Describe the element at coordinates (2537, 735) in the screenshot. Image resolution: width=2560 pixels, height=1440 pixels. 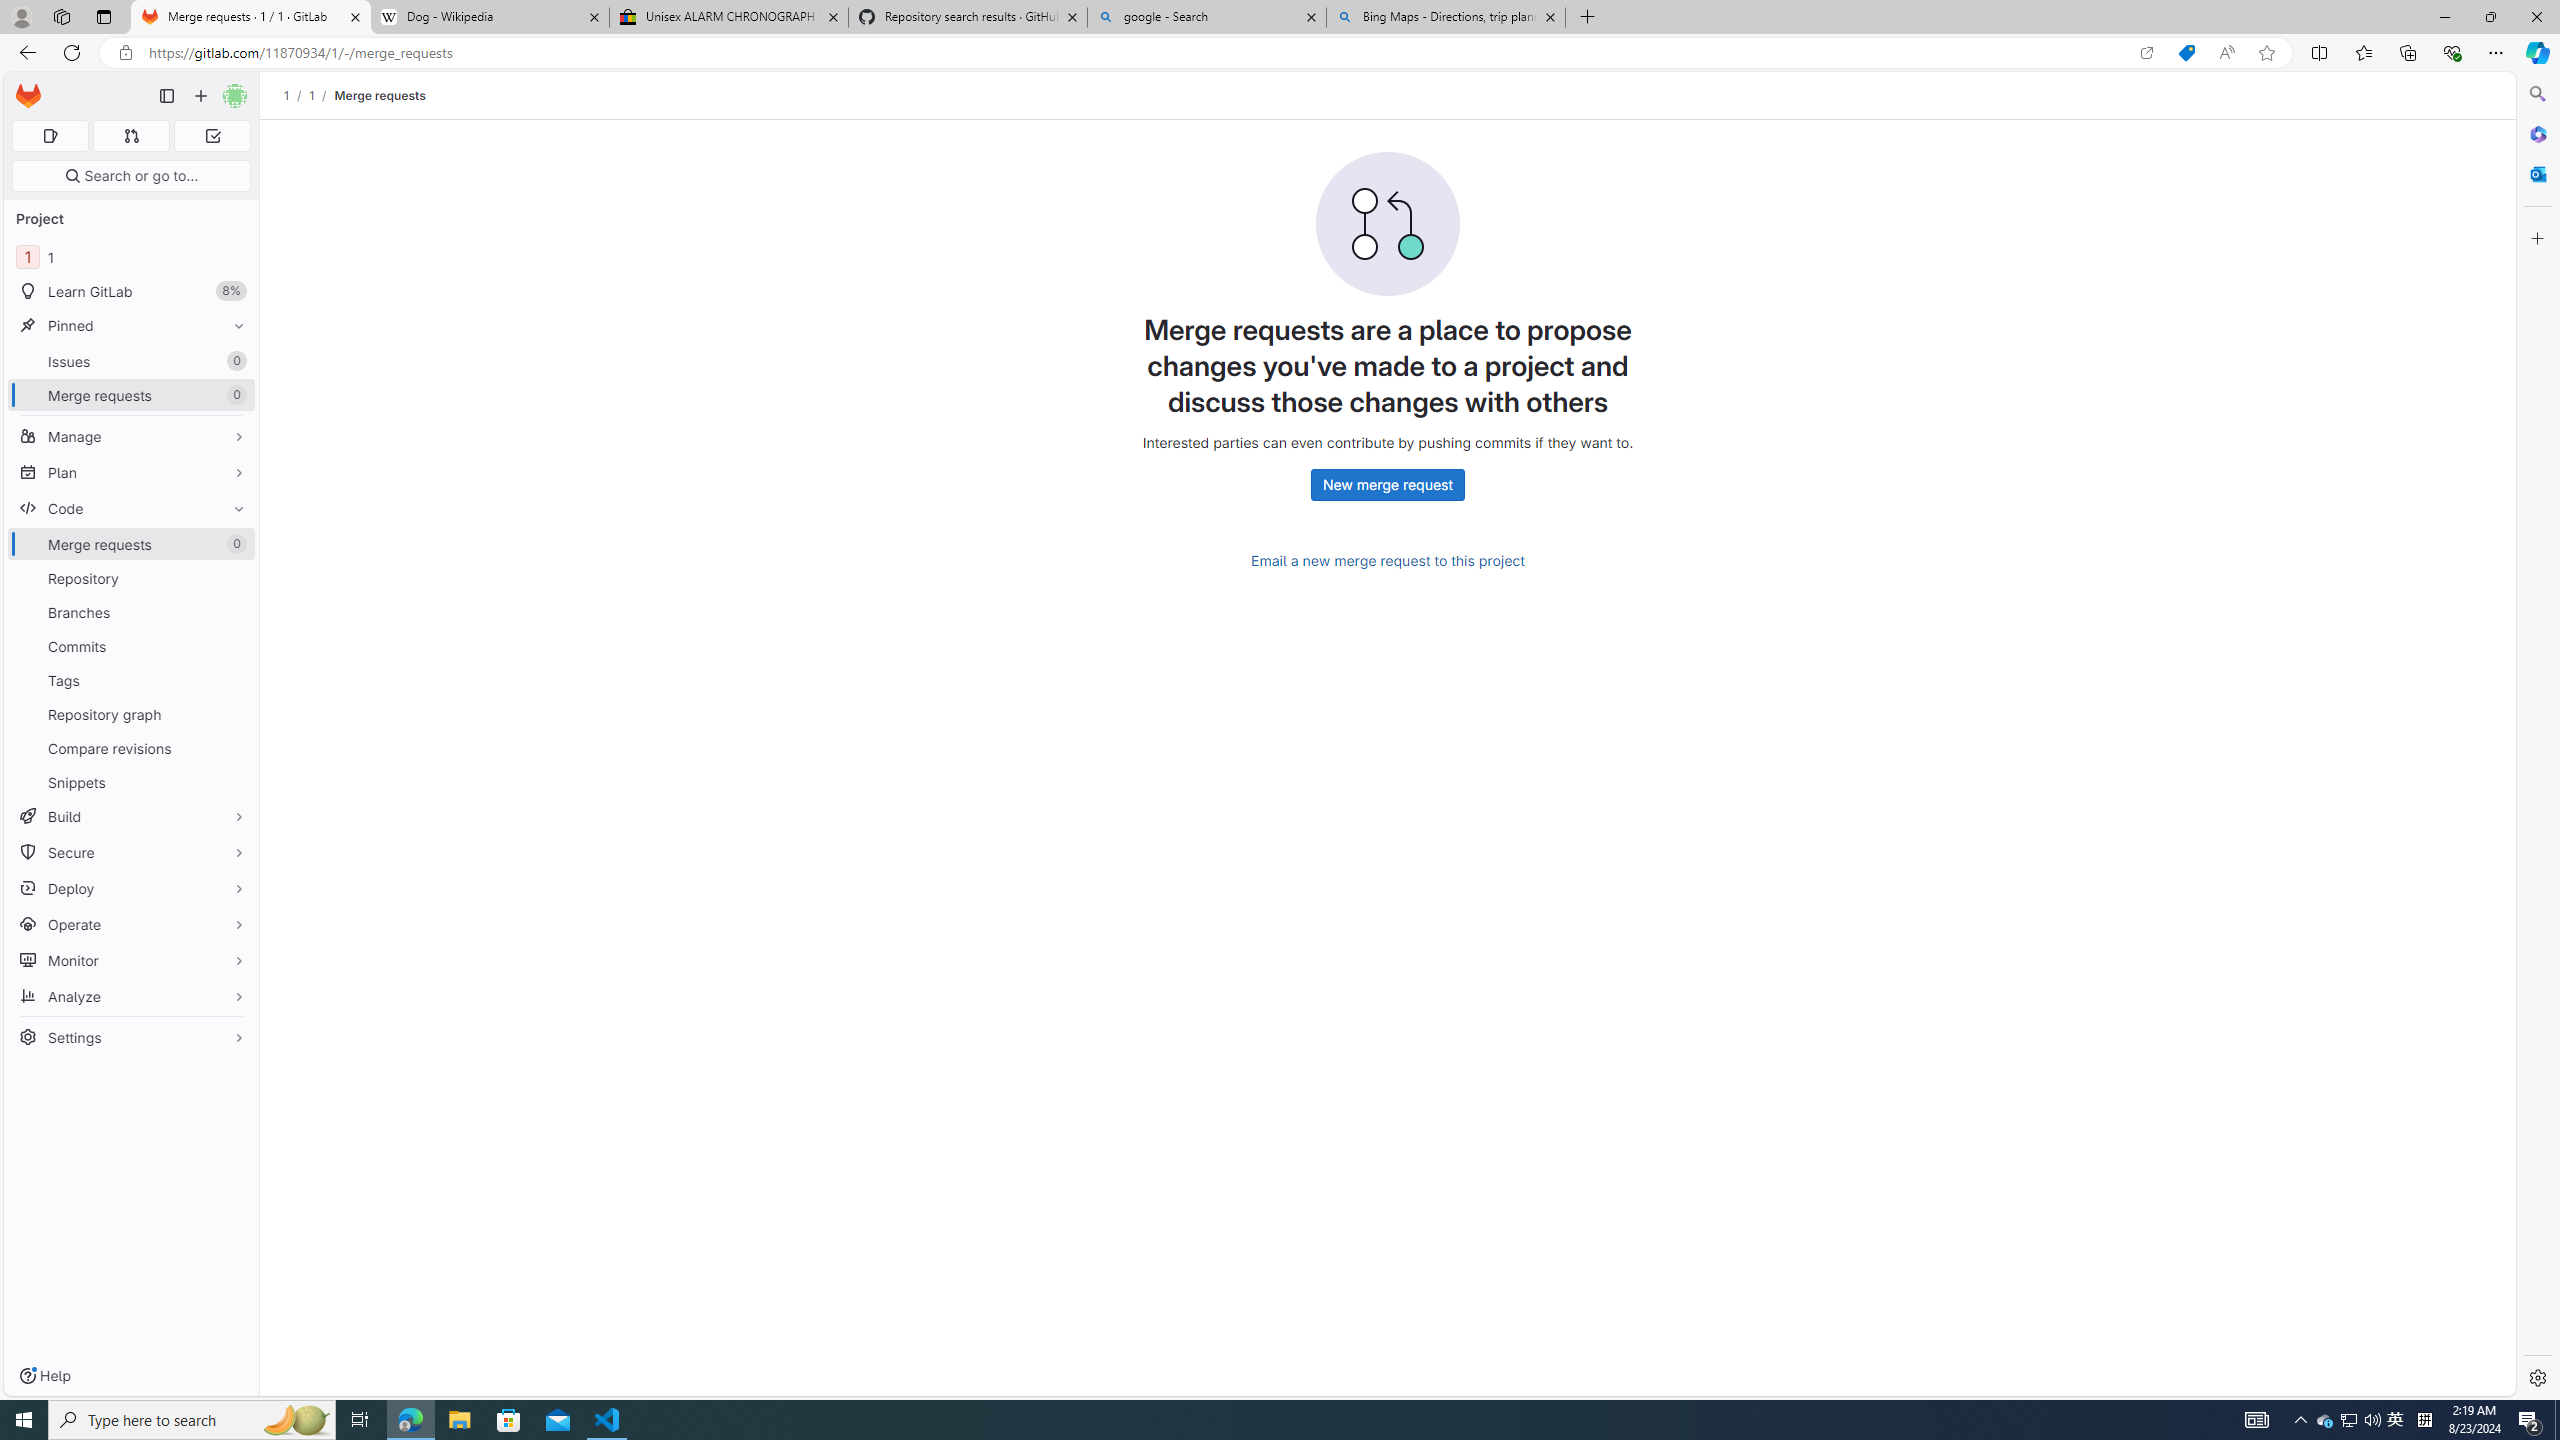
I see `'Side bar'` at that location.